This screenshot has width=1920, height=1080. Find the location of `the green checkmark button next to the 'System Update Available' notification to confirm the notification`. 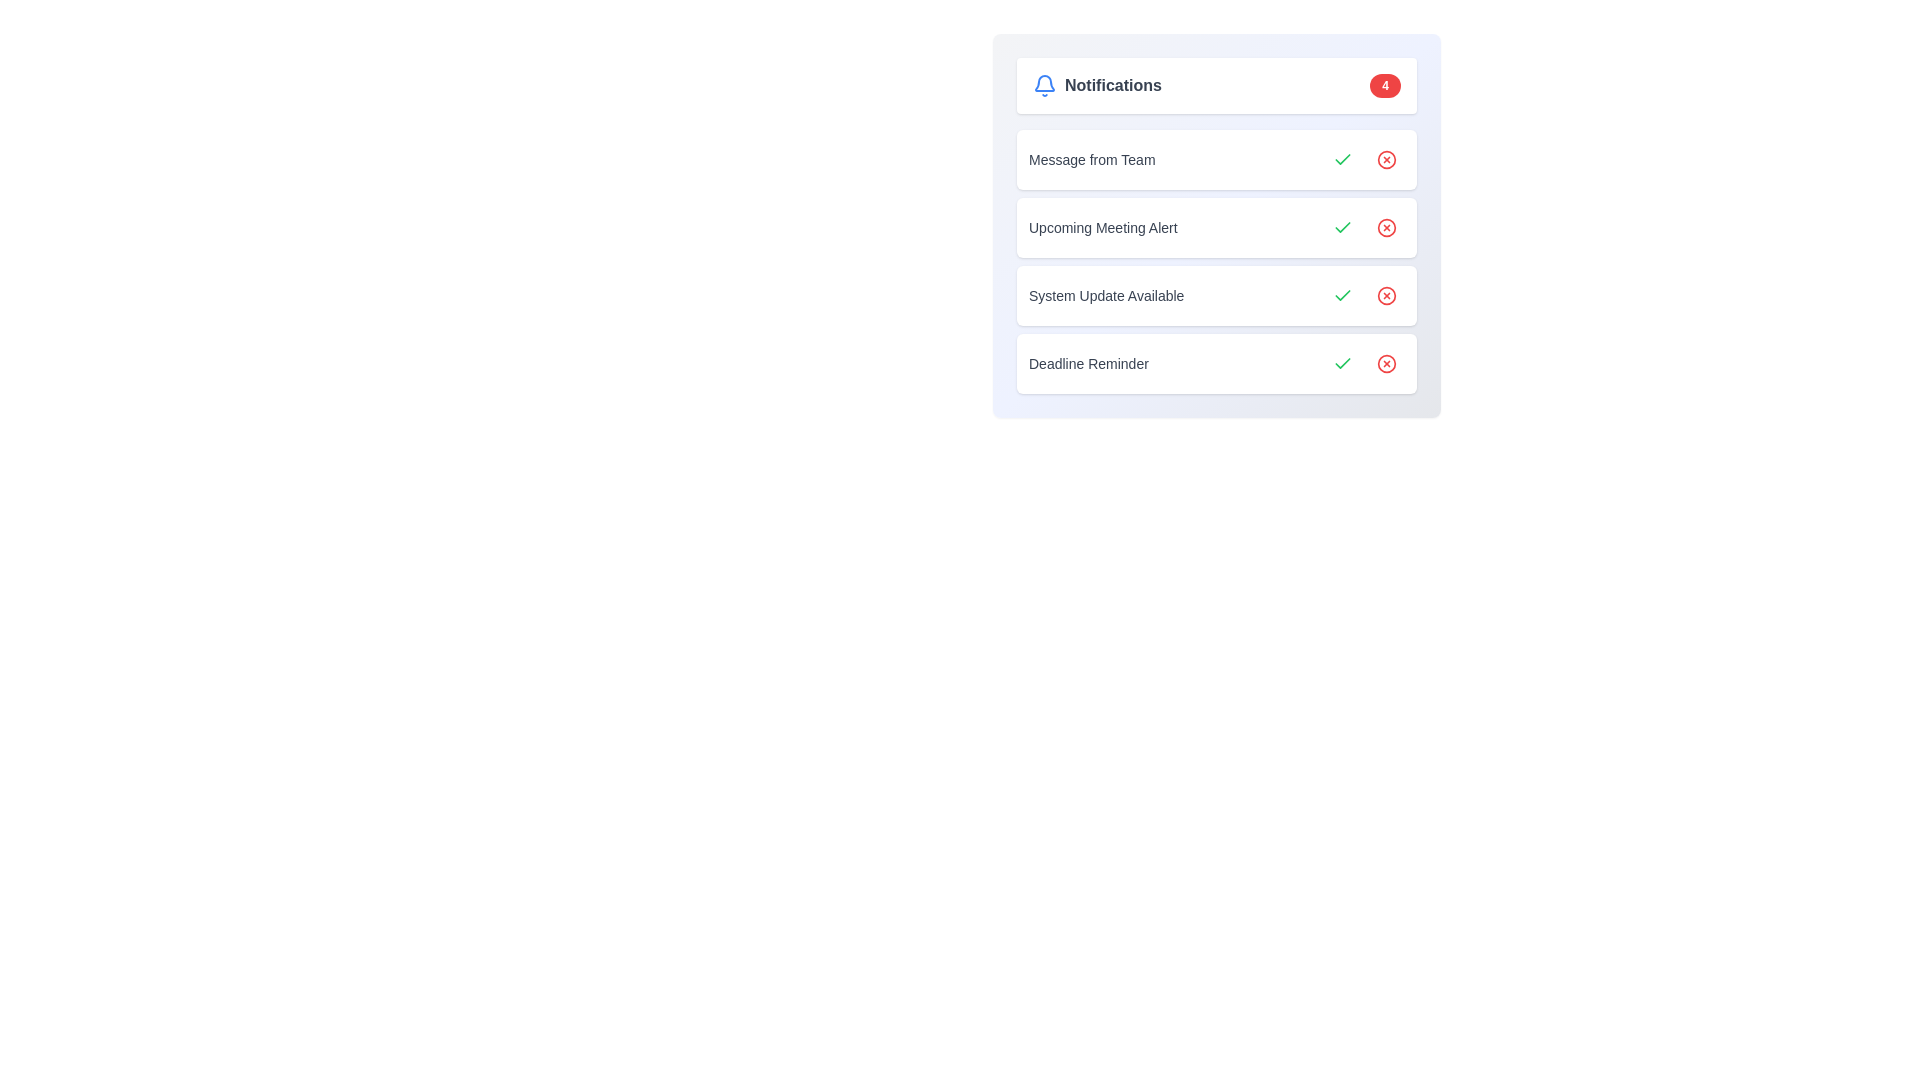

the green checkmark button next to the 'System Update Available' notification to confirm the notification is located at coordinates (1343, 296).